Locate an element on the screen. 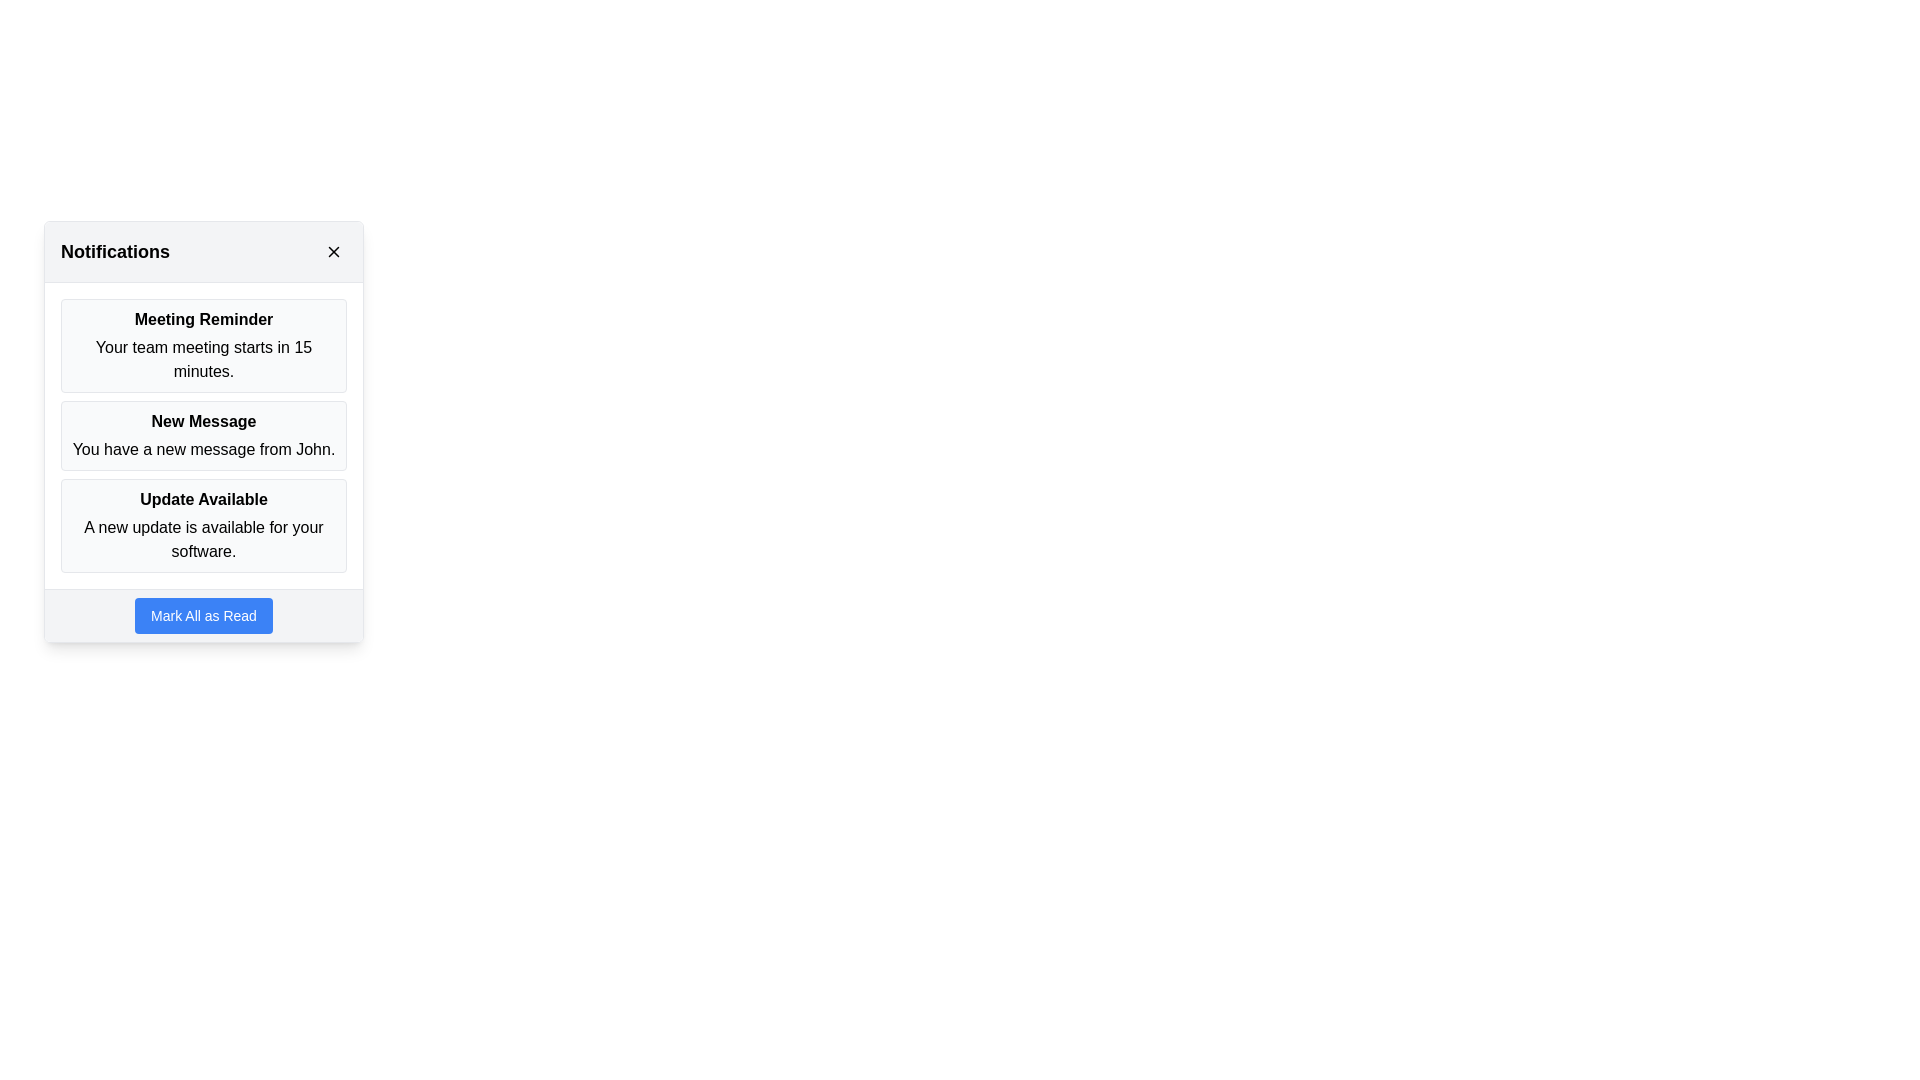 The width and height of the screenshot is (1920, 1080). notification text displayed in the text label that informs the user of a new message received from 'John', positioned centrally under the 'Notifications' heading is located at coordinates (203, 450).